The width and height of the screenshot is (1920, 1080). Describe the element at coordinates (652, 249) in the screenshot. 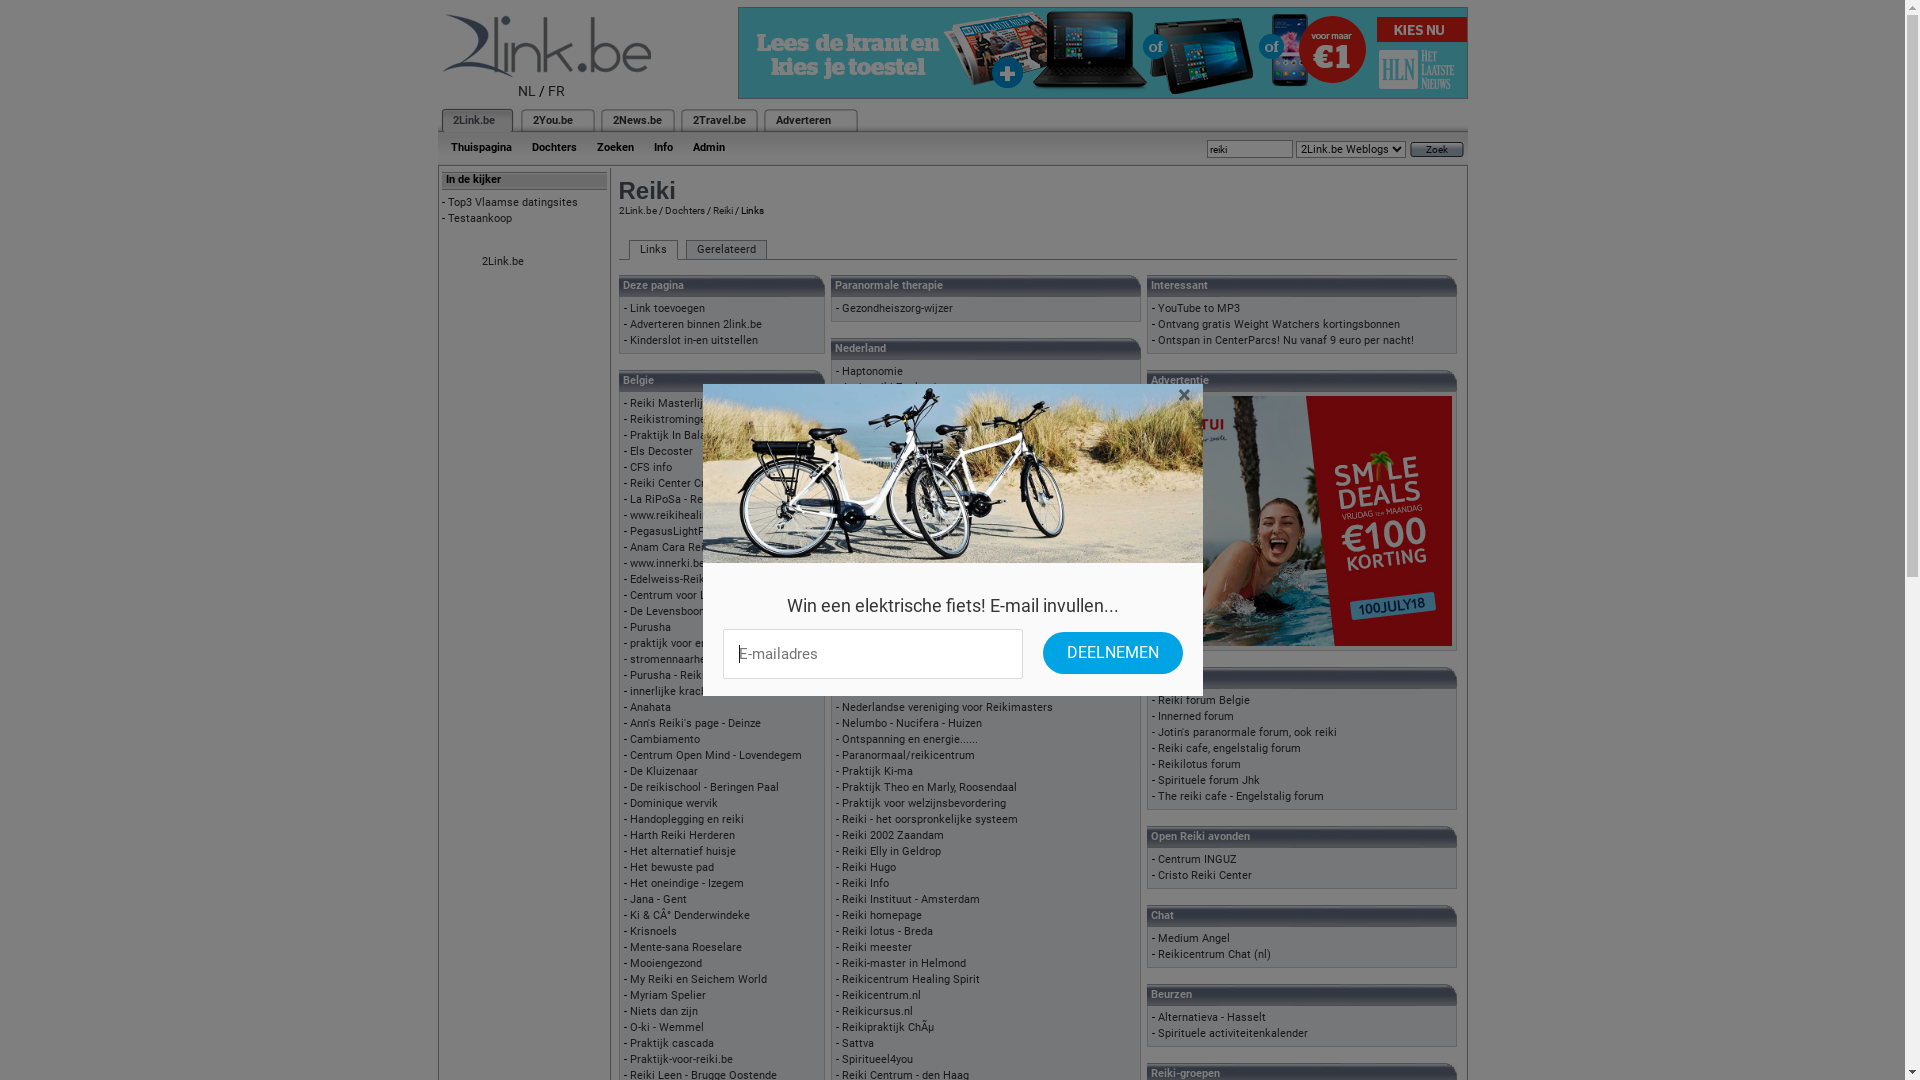

I see `'Links'` at that location.